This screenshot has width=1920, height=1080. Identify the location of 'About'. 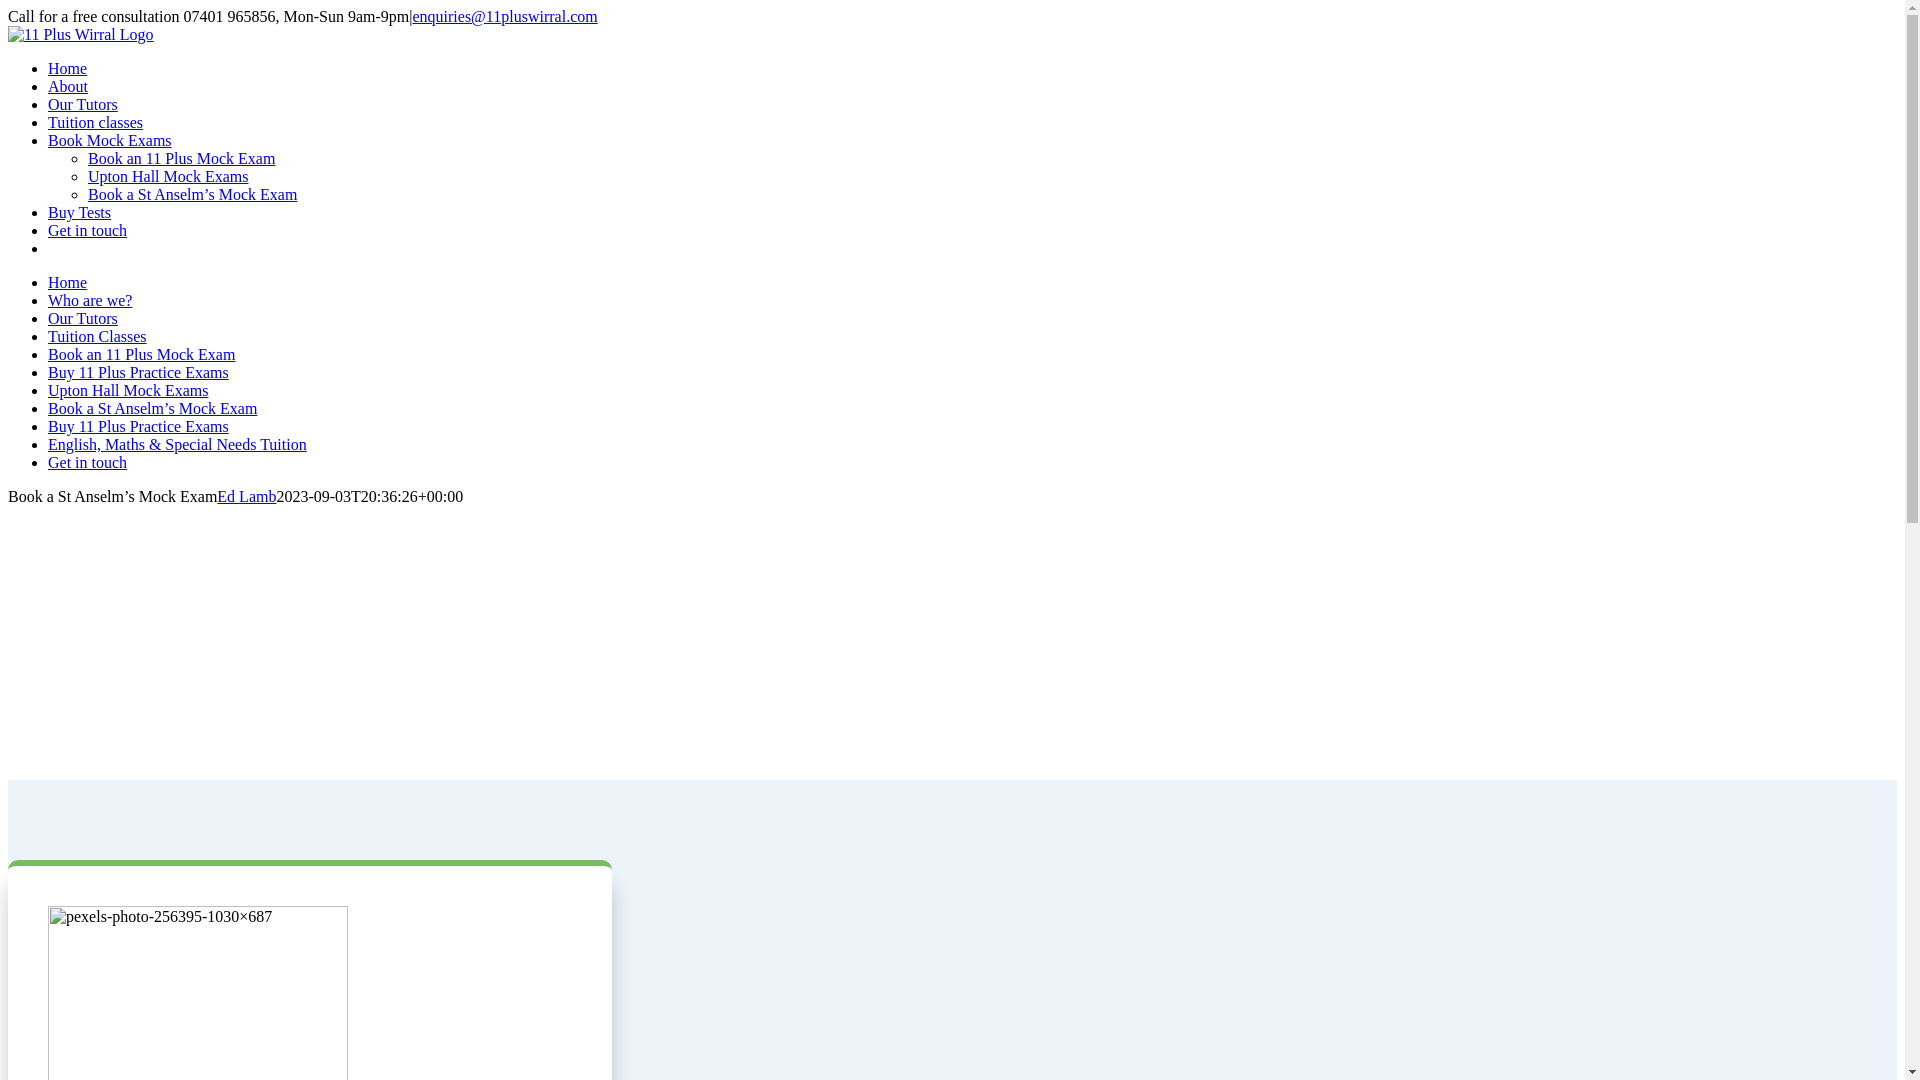
(48, 85).